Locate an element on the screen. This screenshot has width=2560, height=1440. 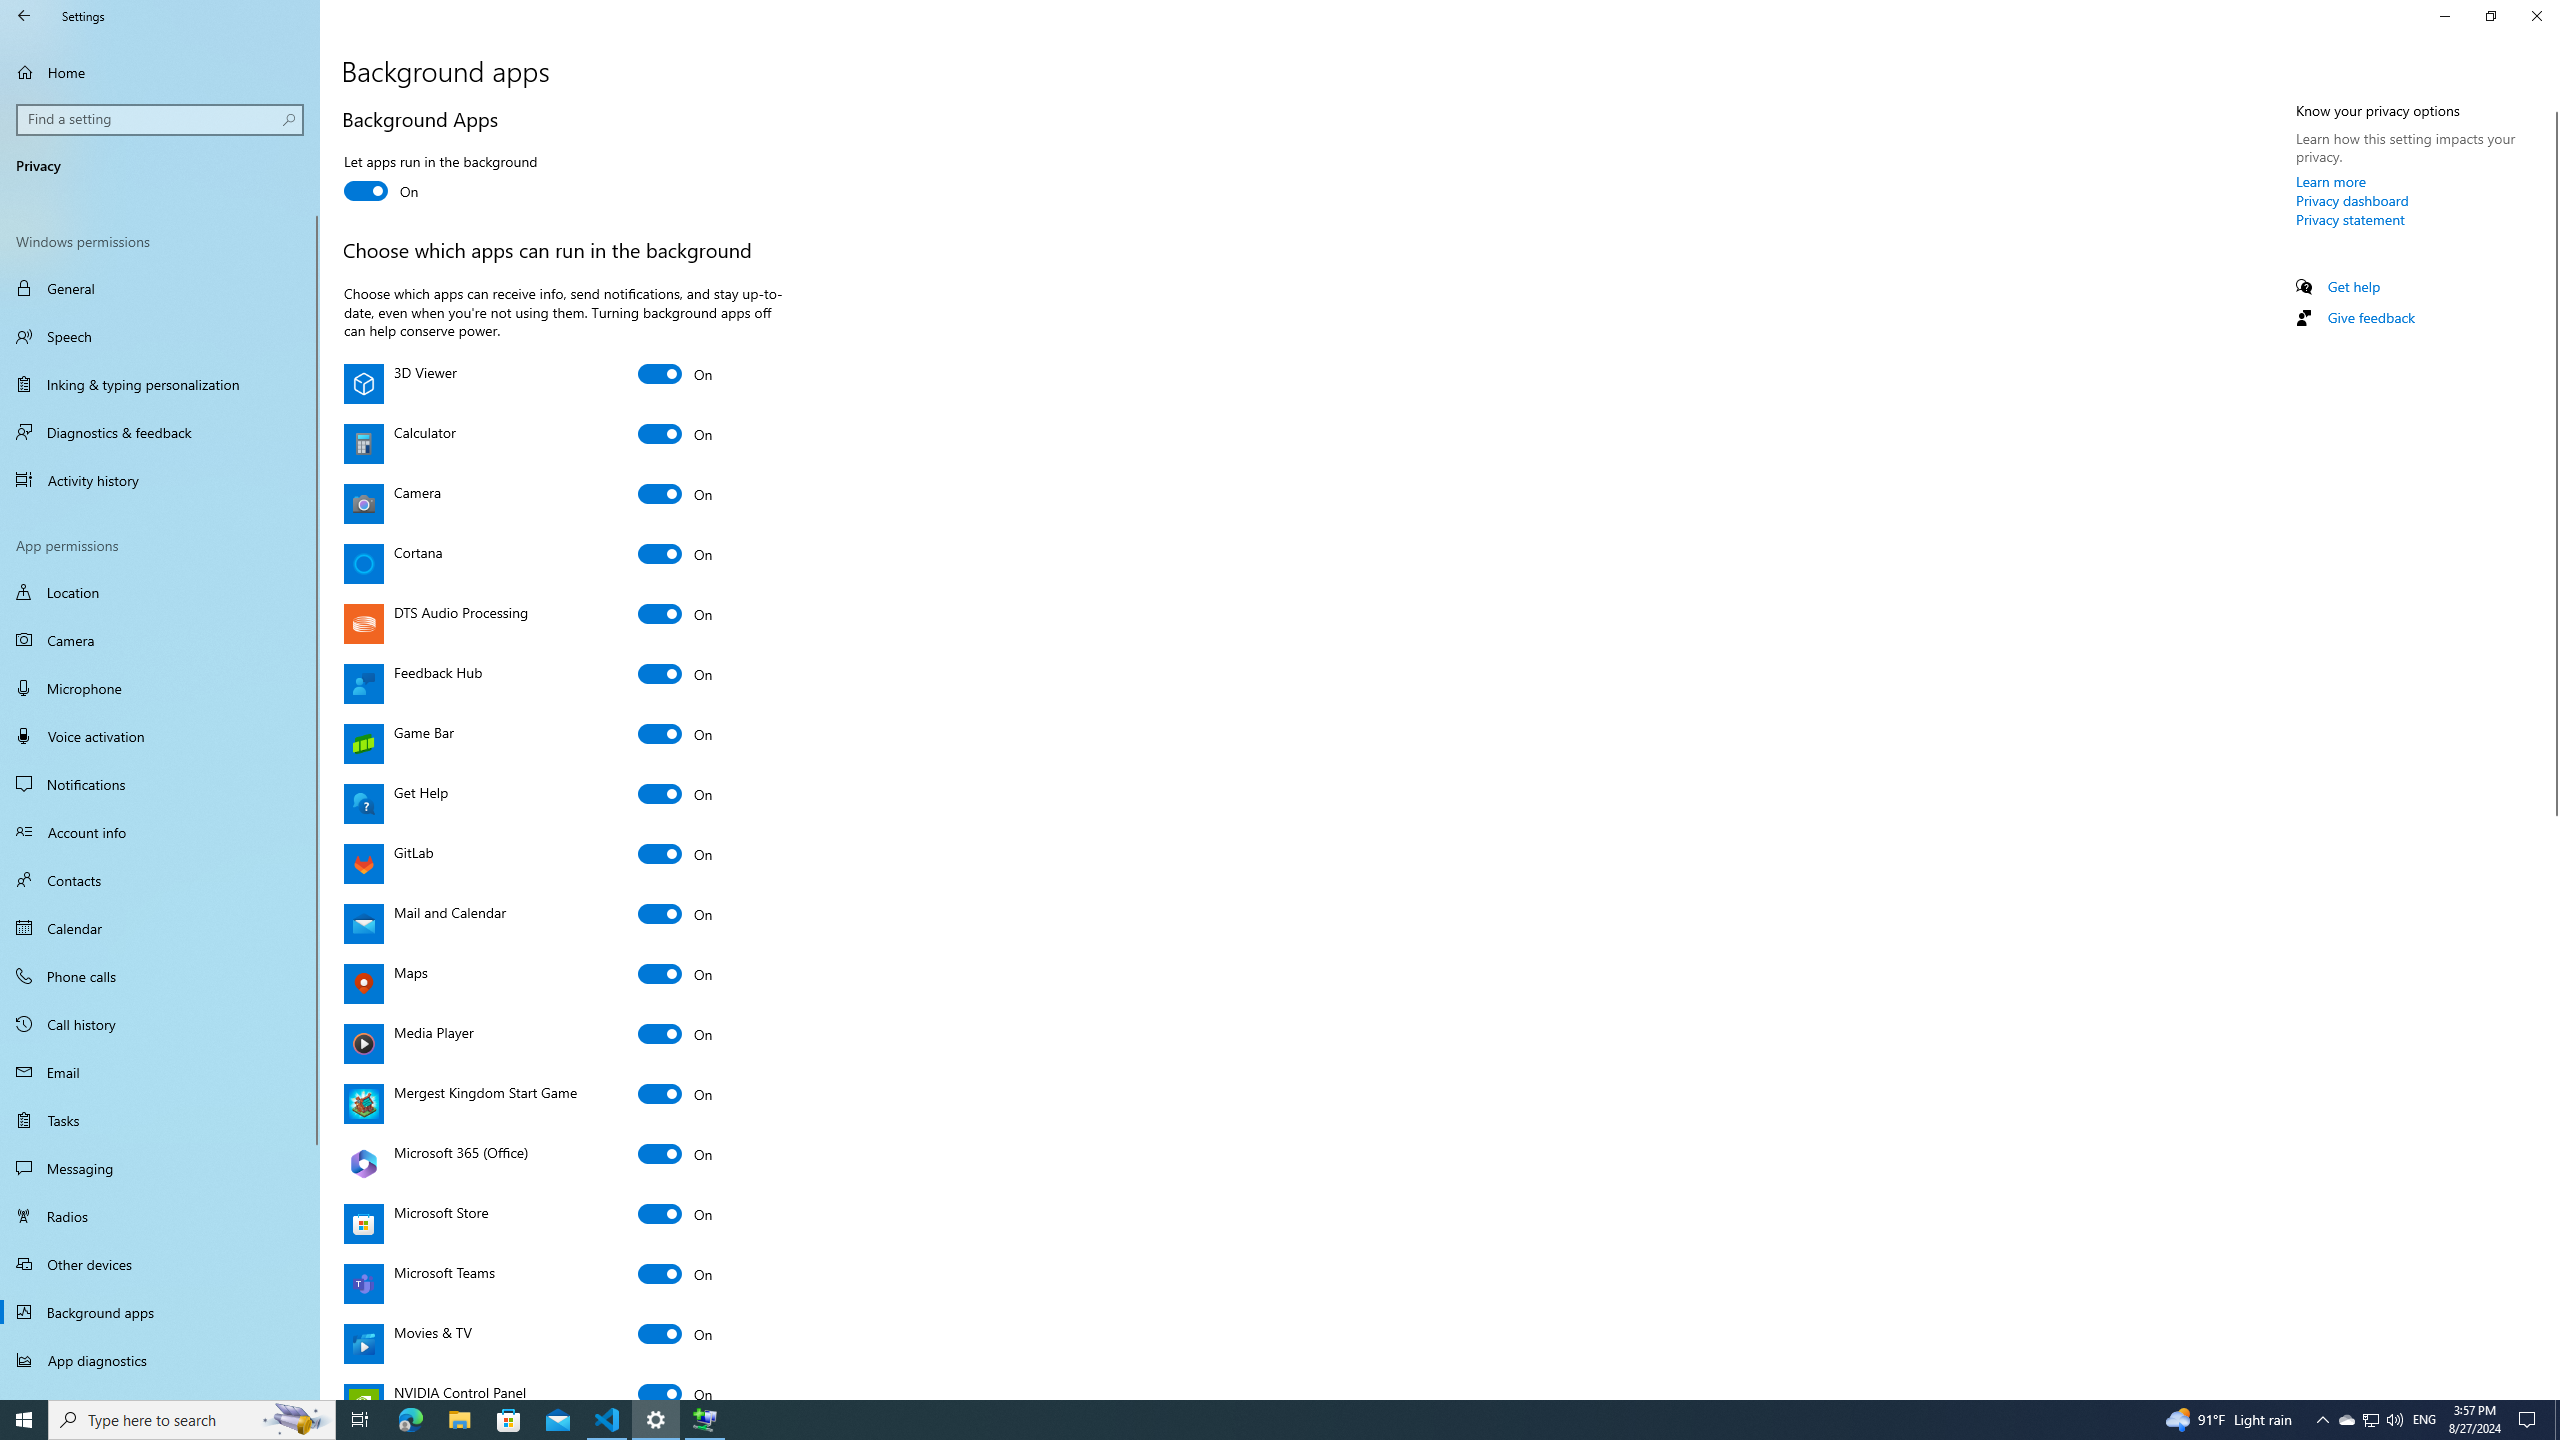
'3D Viewer' is located at coordinates (674, 374).